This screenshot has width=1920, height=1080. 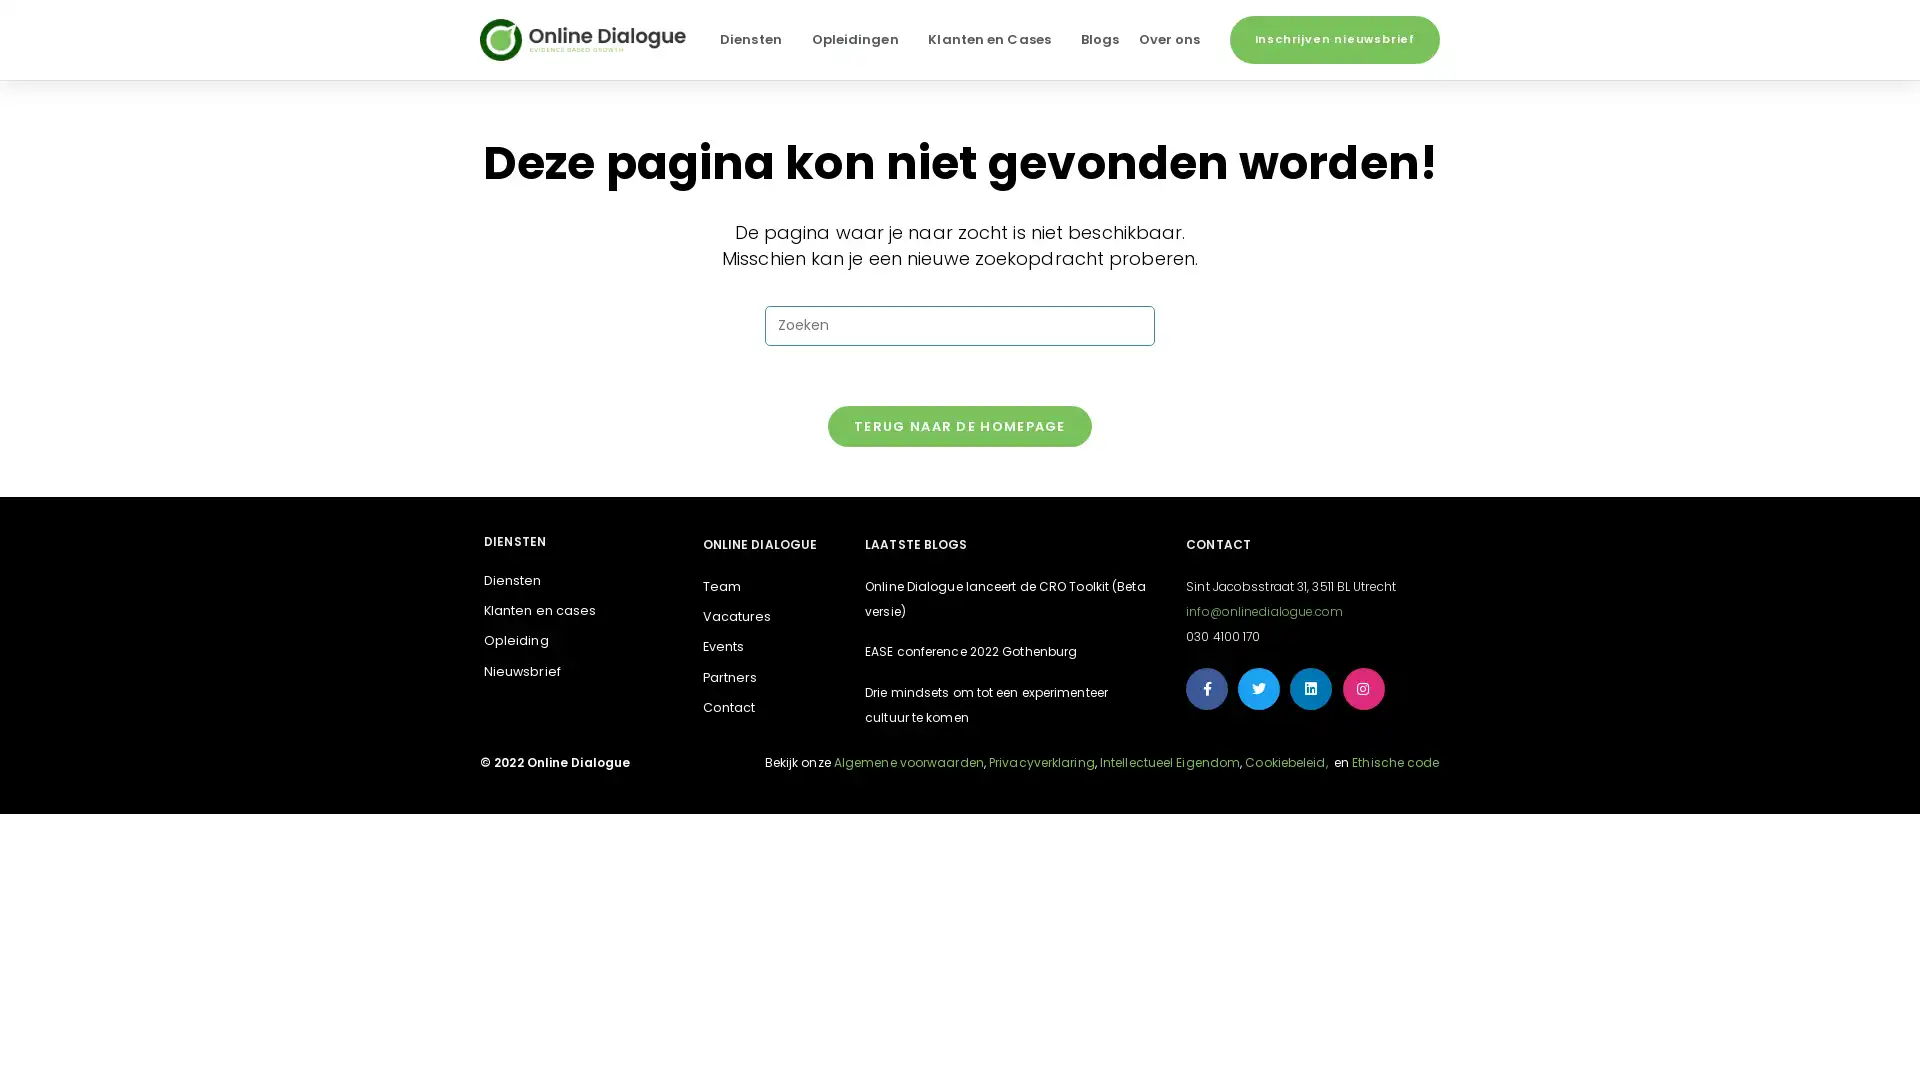 What do you see at coordinates (1334, 39) in the screenshot?
I see `Inschrijven nieuwsbrief` at bounding box center [1334, 39].